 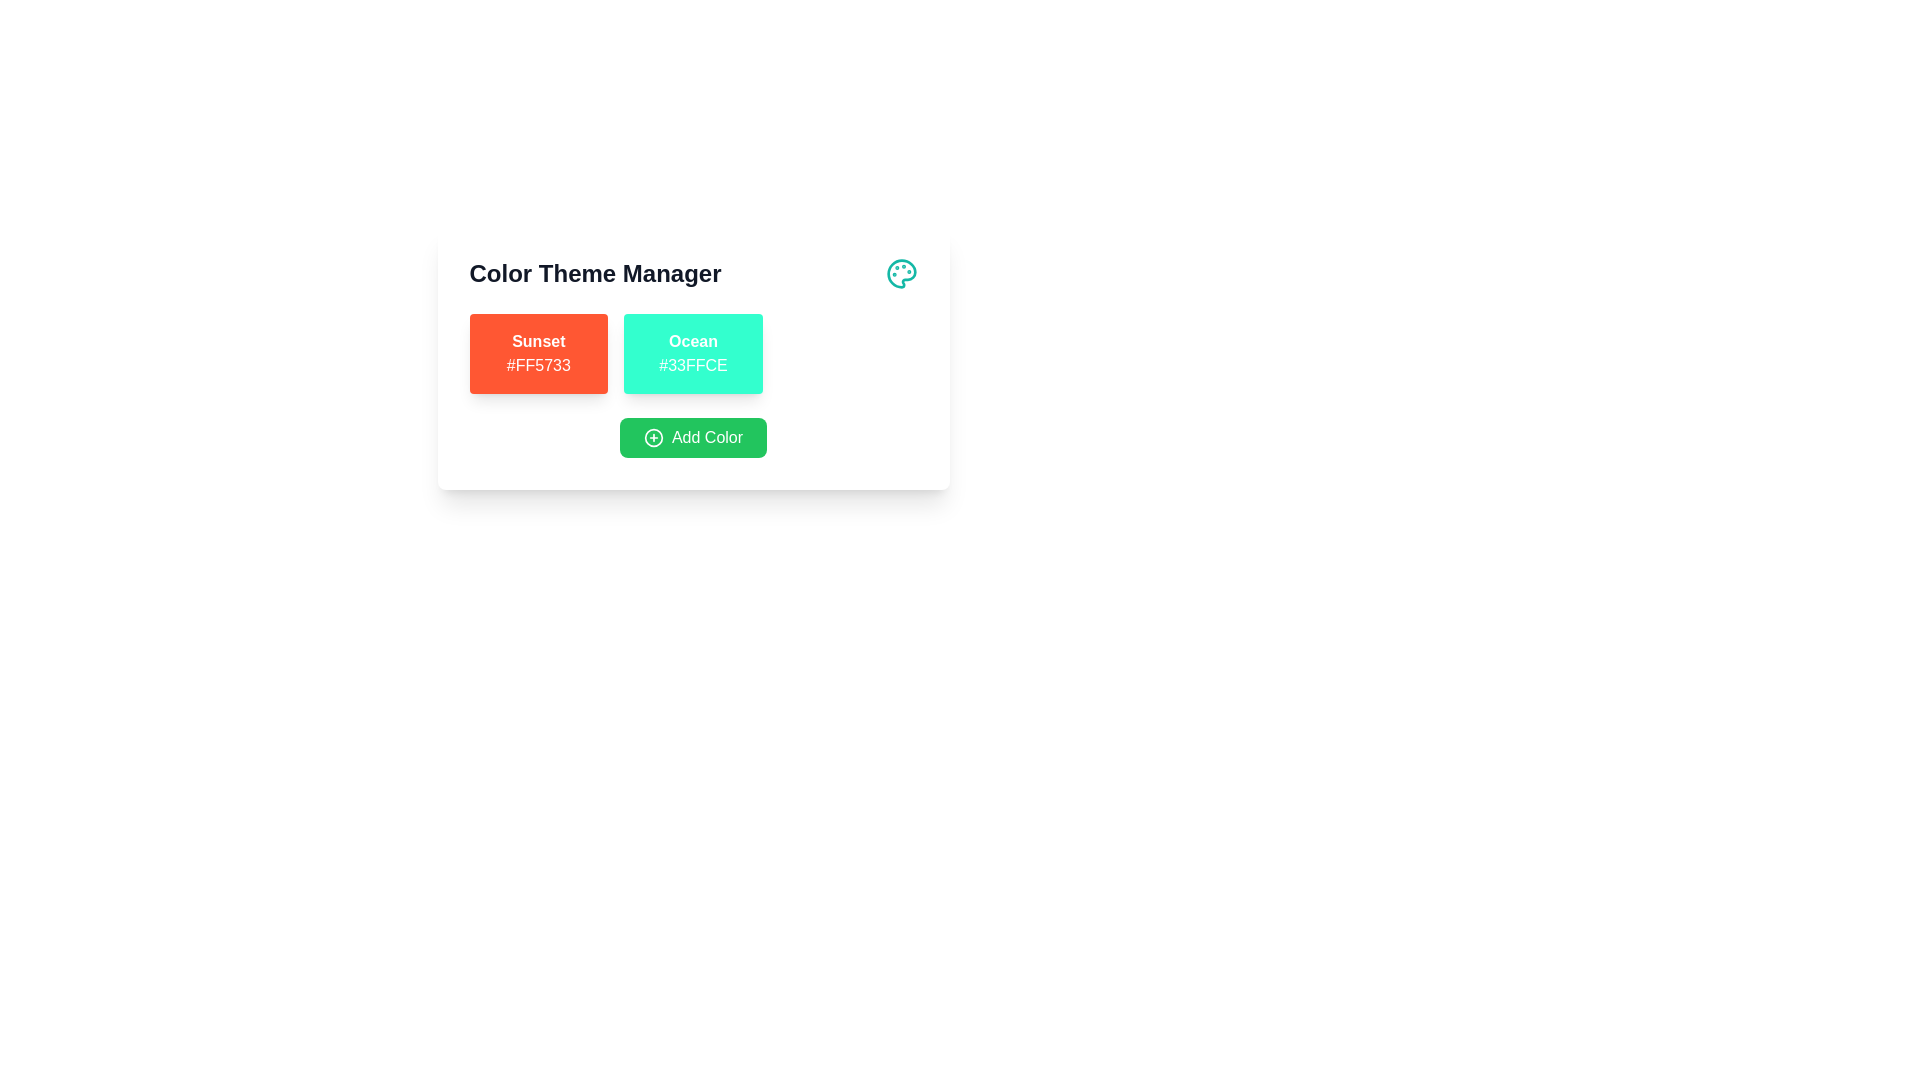 I want to click on the teal-colored painter's palette graphic element located in the top-right corner of the 'Color Theme Manager' card, so click(x=900, y=273).